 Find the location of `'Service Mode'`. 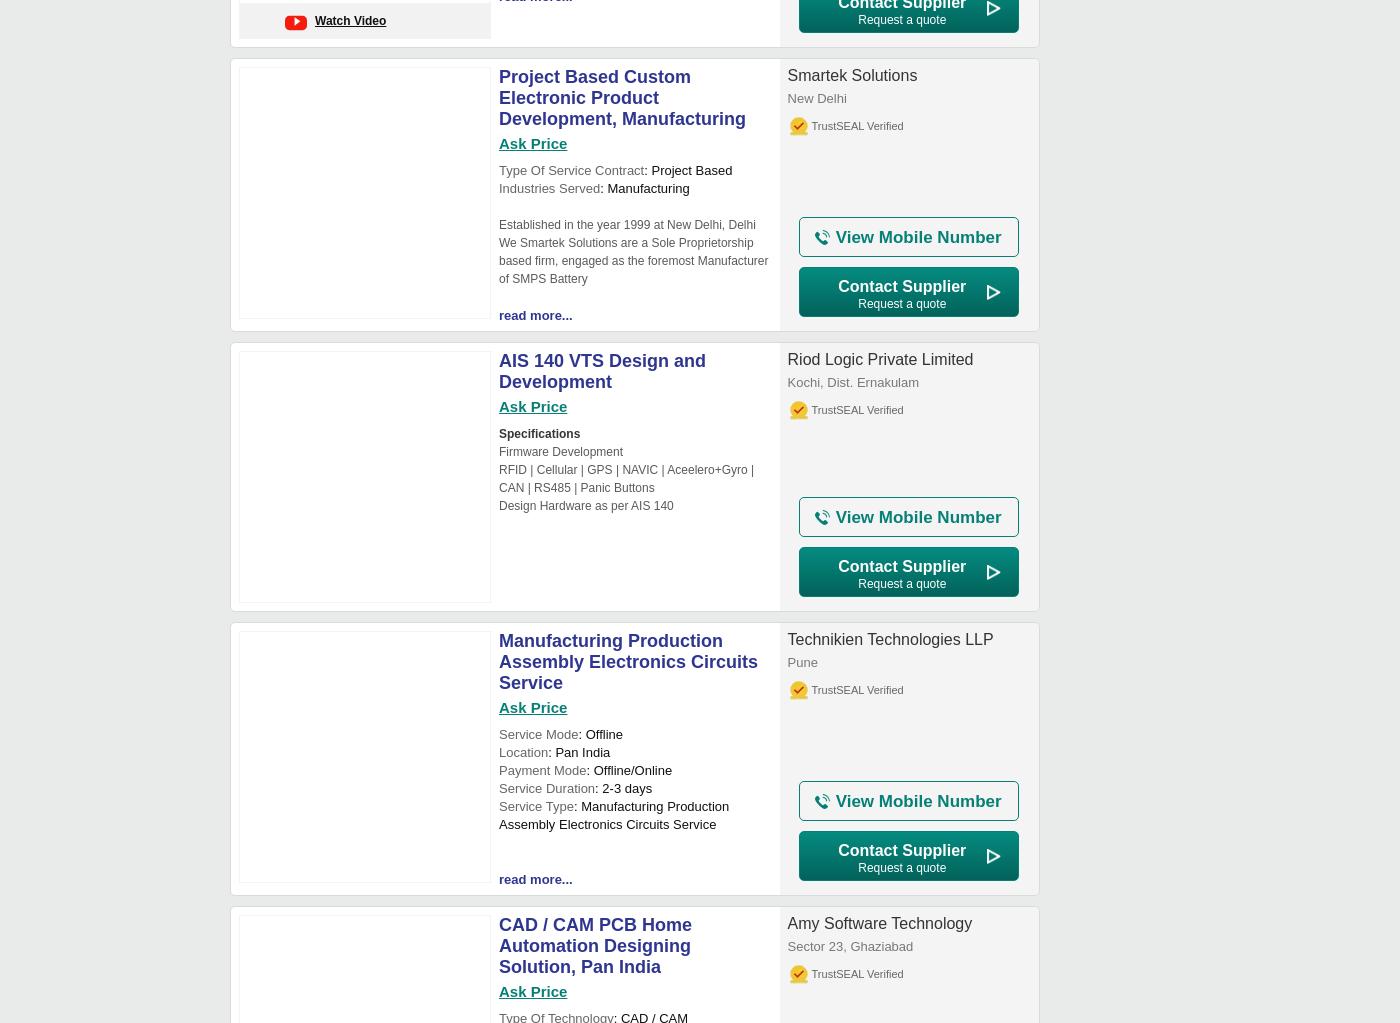

'Service Mode' is located at coordinates (538, 734).